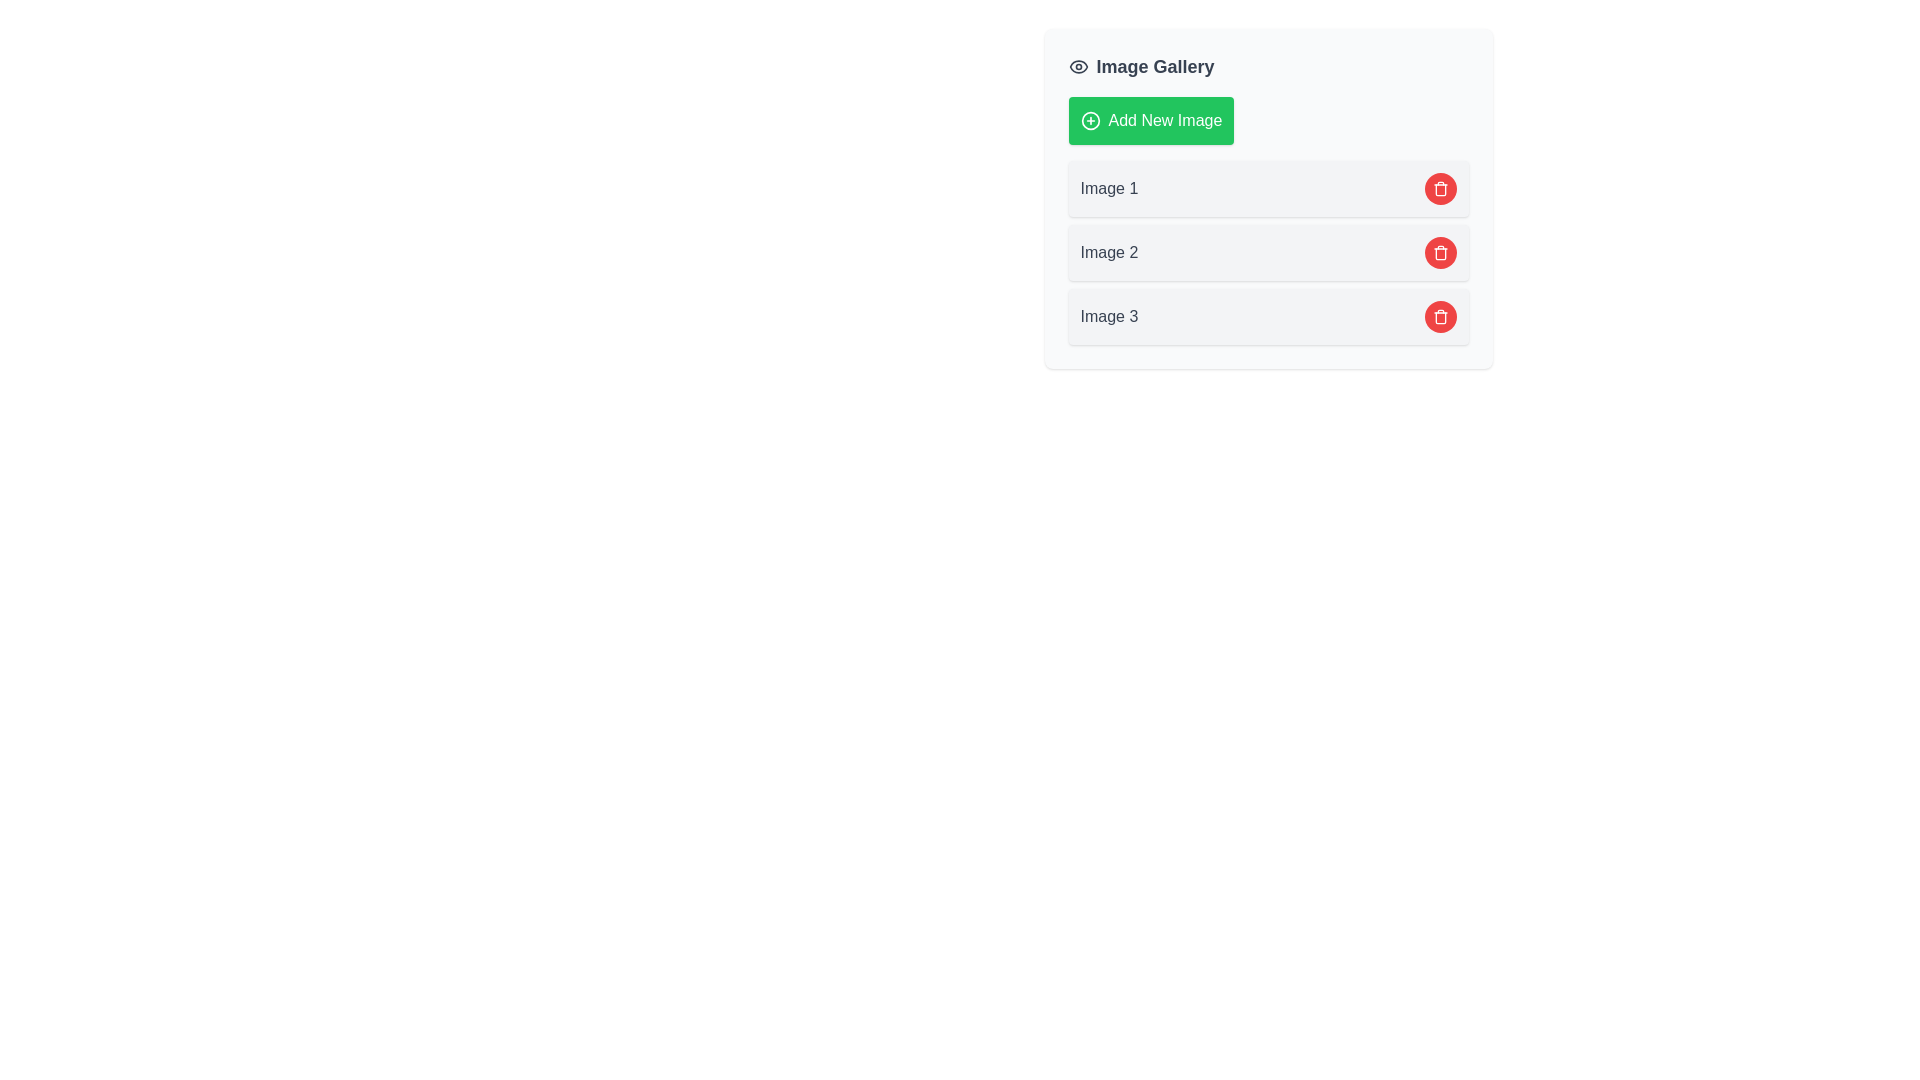  I want to click on trash icon graphic element, which is the outline of the trash can's body within the delete button of the second entry, for styling or design, so click(1440, 253).